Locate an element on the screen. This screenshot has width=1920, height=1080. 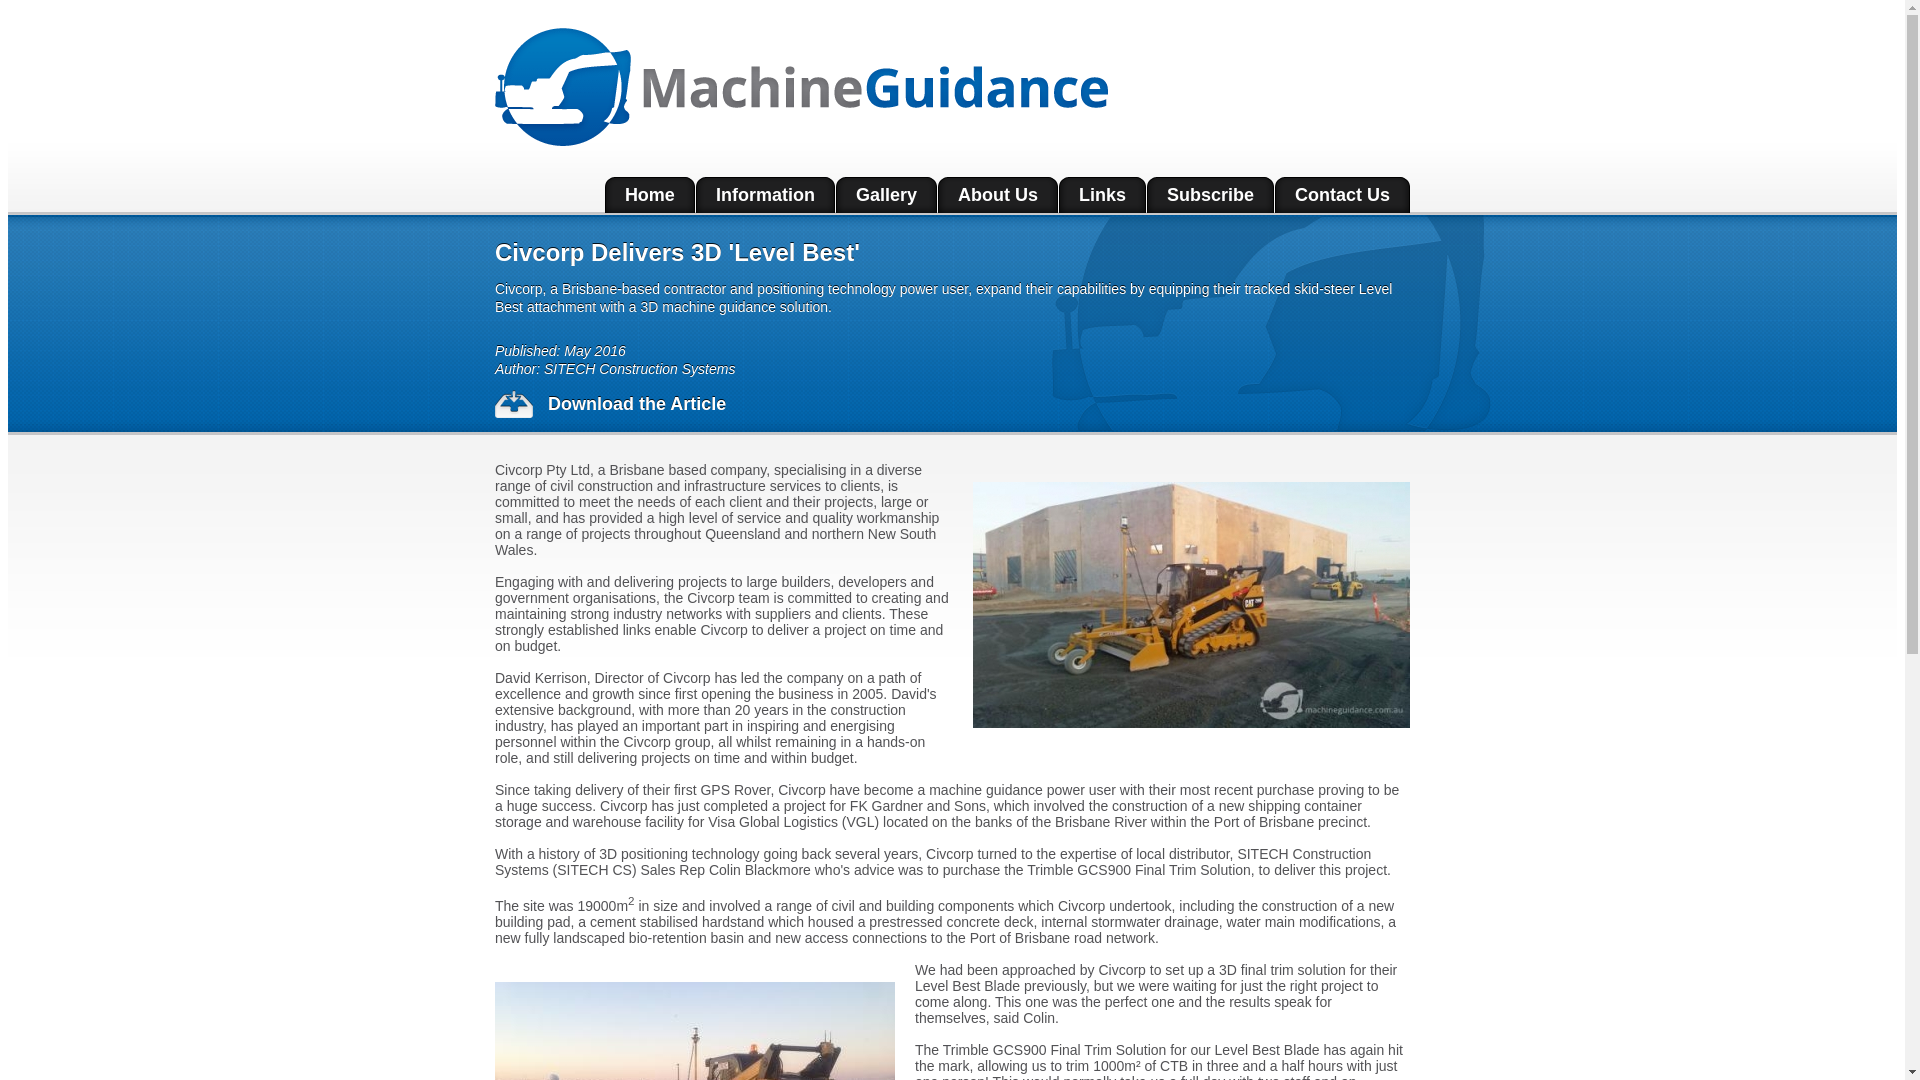
'Contact Us' is located at coordinates (1342, 195).